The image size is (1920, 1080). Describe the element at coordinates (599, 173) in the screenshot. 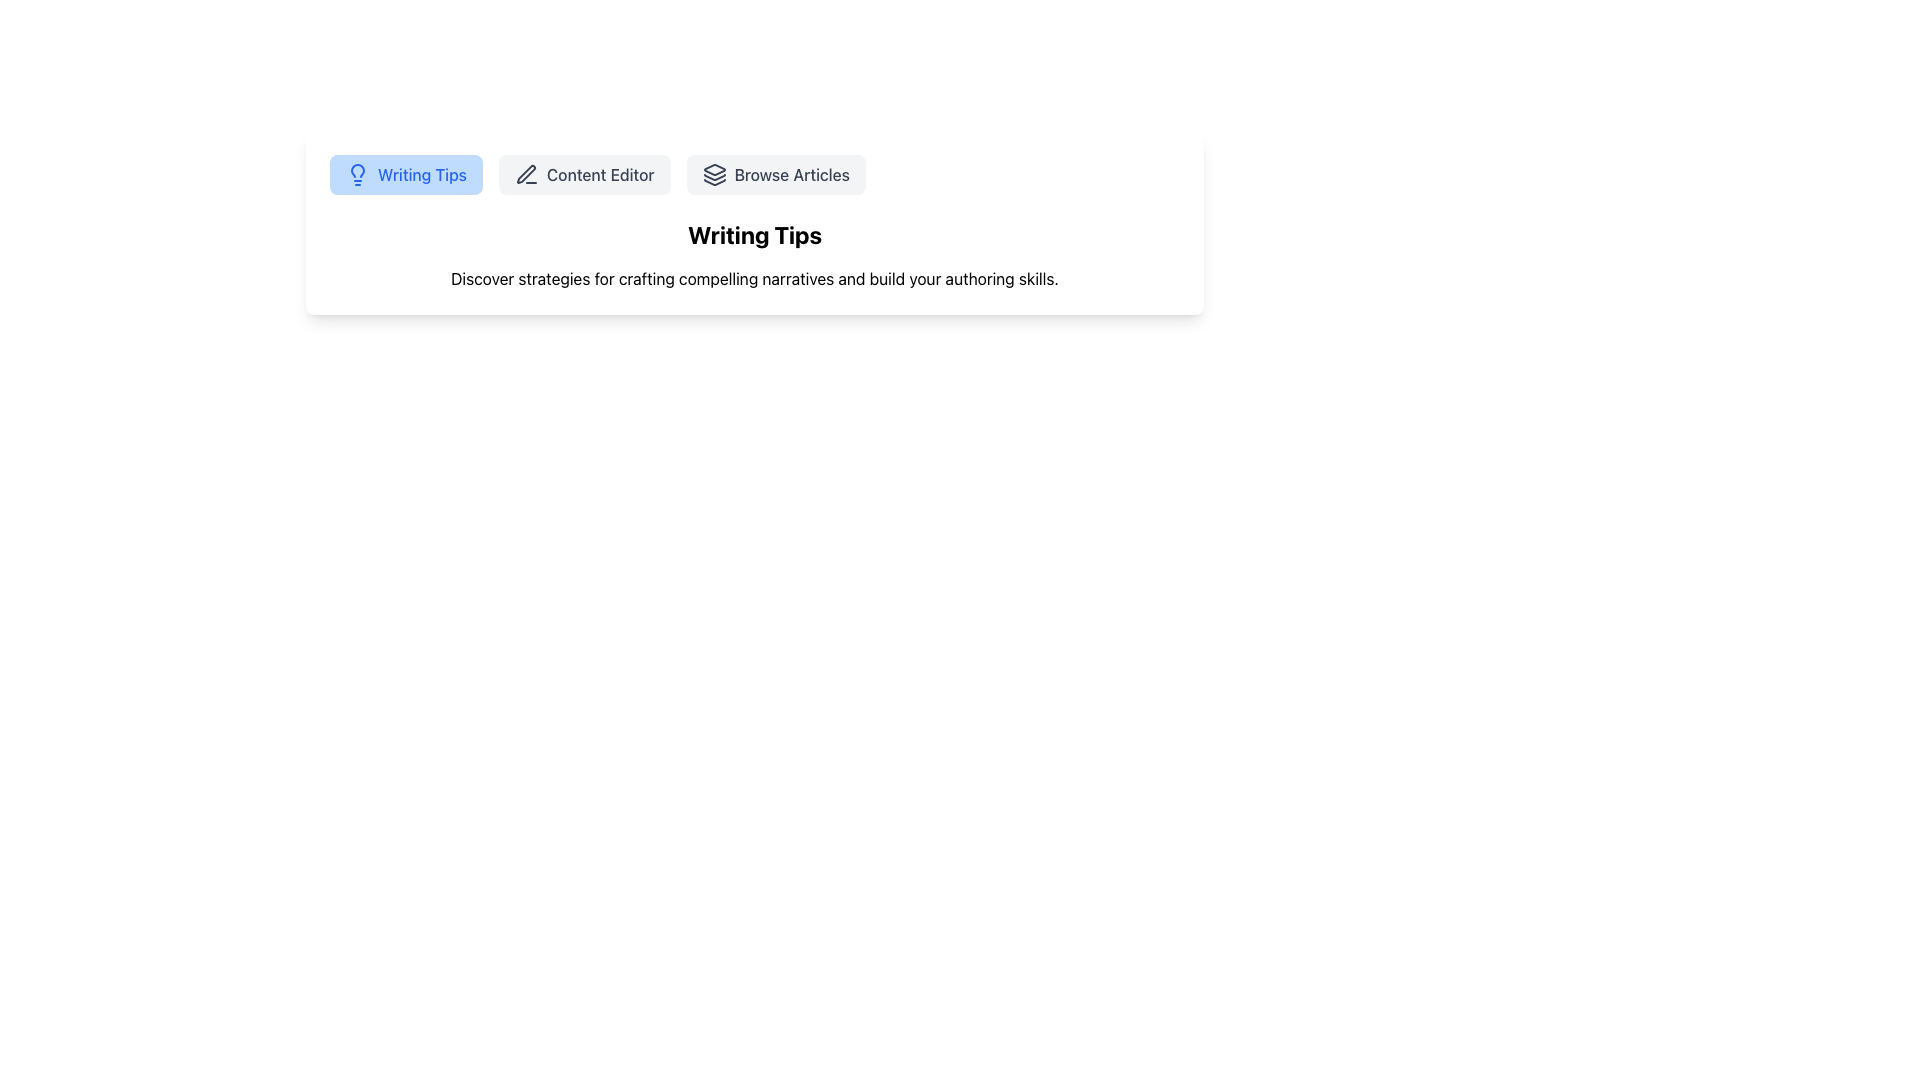

I see `the 'Content Editor' text label which is styled in gray, part of the second button in a horizontal button group, positioned between a pen icon and the 'Browse Articles' button` at that location.